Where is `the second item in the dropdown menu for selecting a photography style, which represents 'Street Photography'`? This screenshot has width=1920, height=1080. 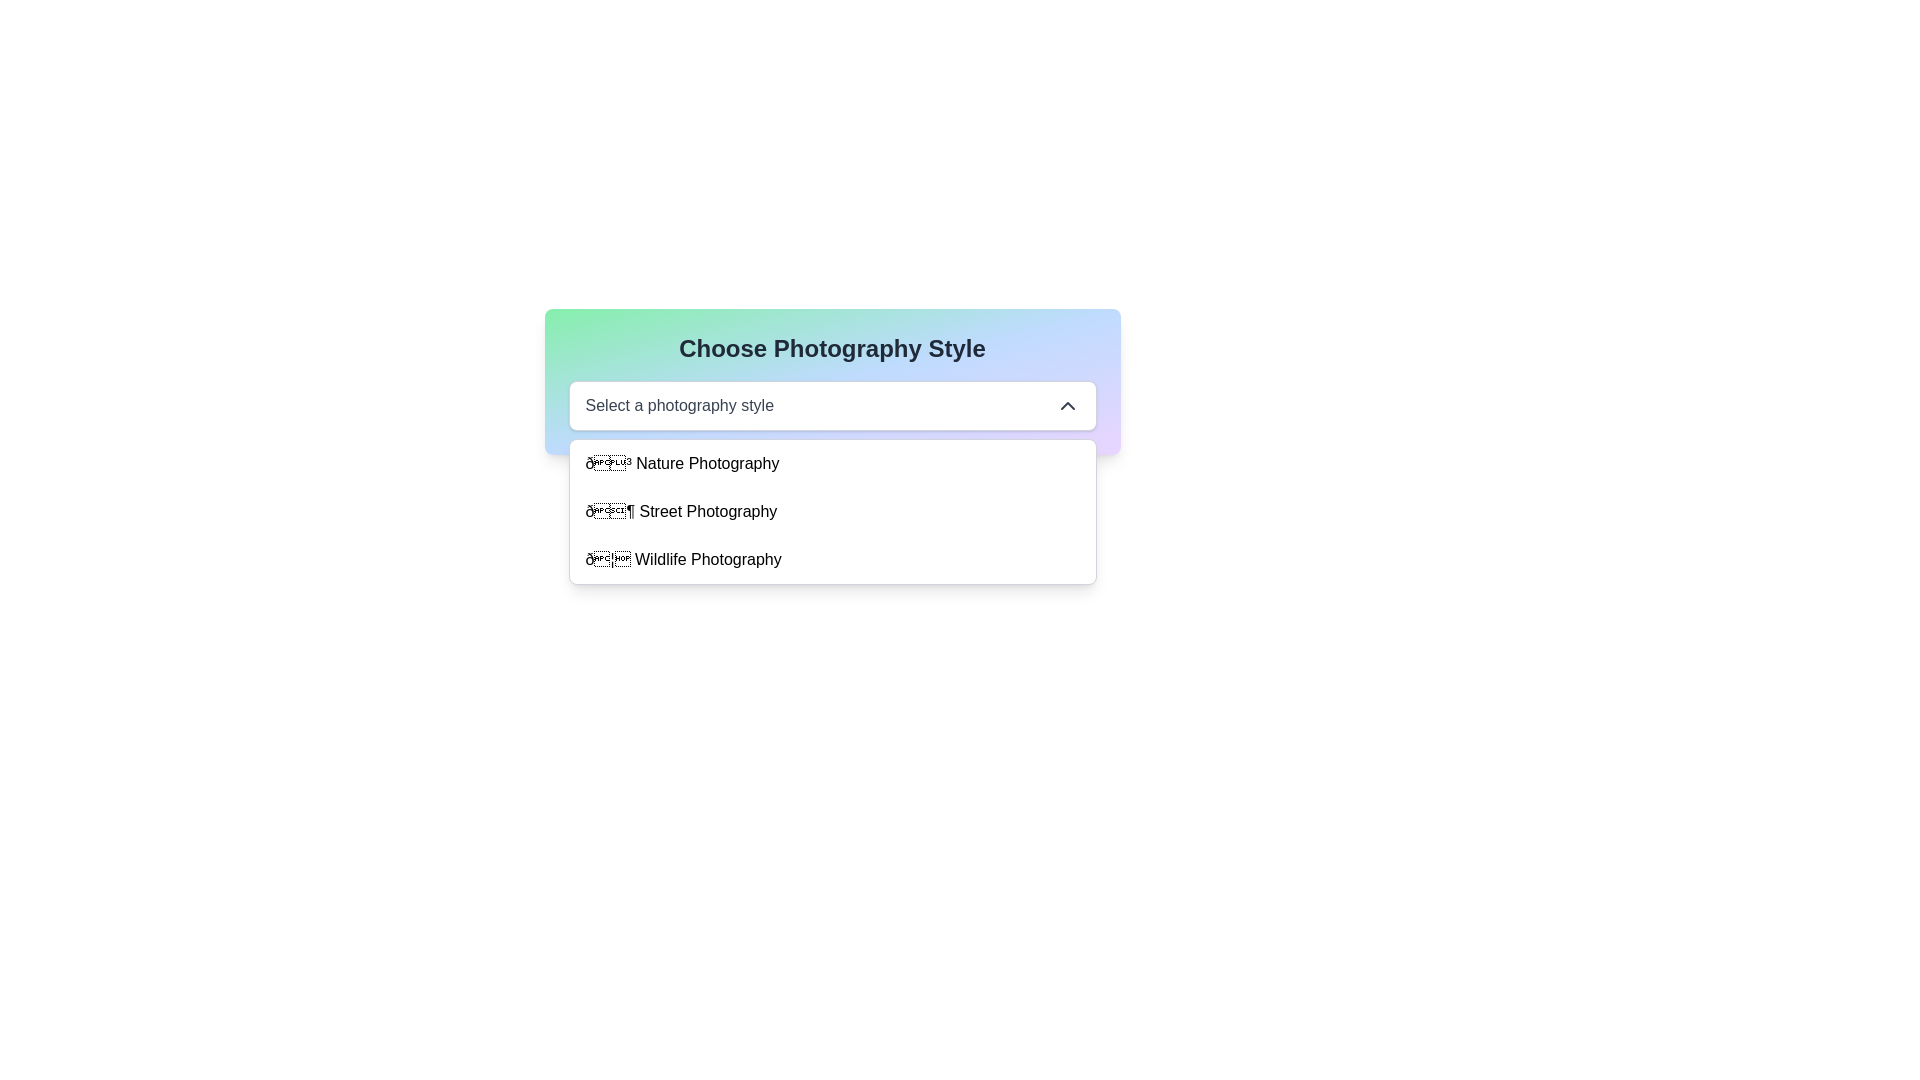 the second item in the dropdown menu for selecting a photography style, which represents 'Street Photography' is located at coordinates (681, 511).